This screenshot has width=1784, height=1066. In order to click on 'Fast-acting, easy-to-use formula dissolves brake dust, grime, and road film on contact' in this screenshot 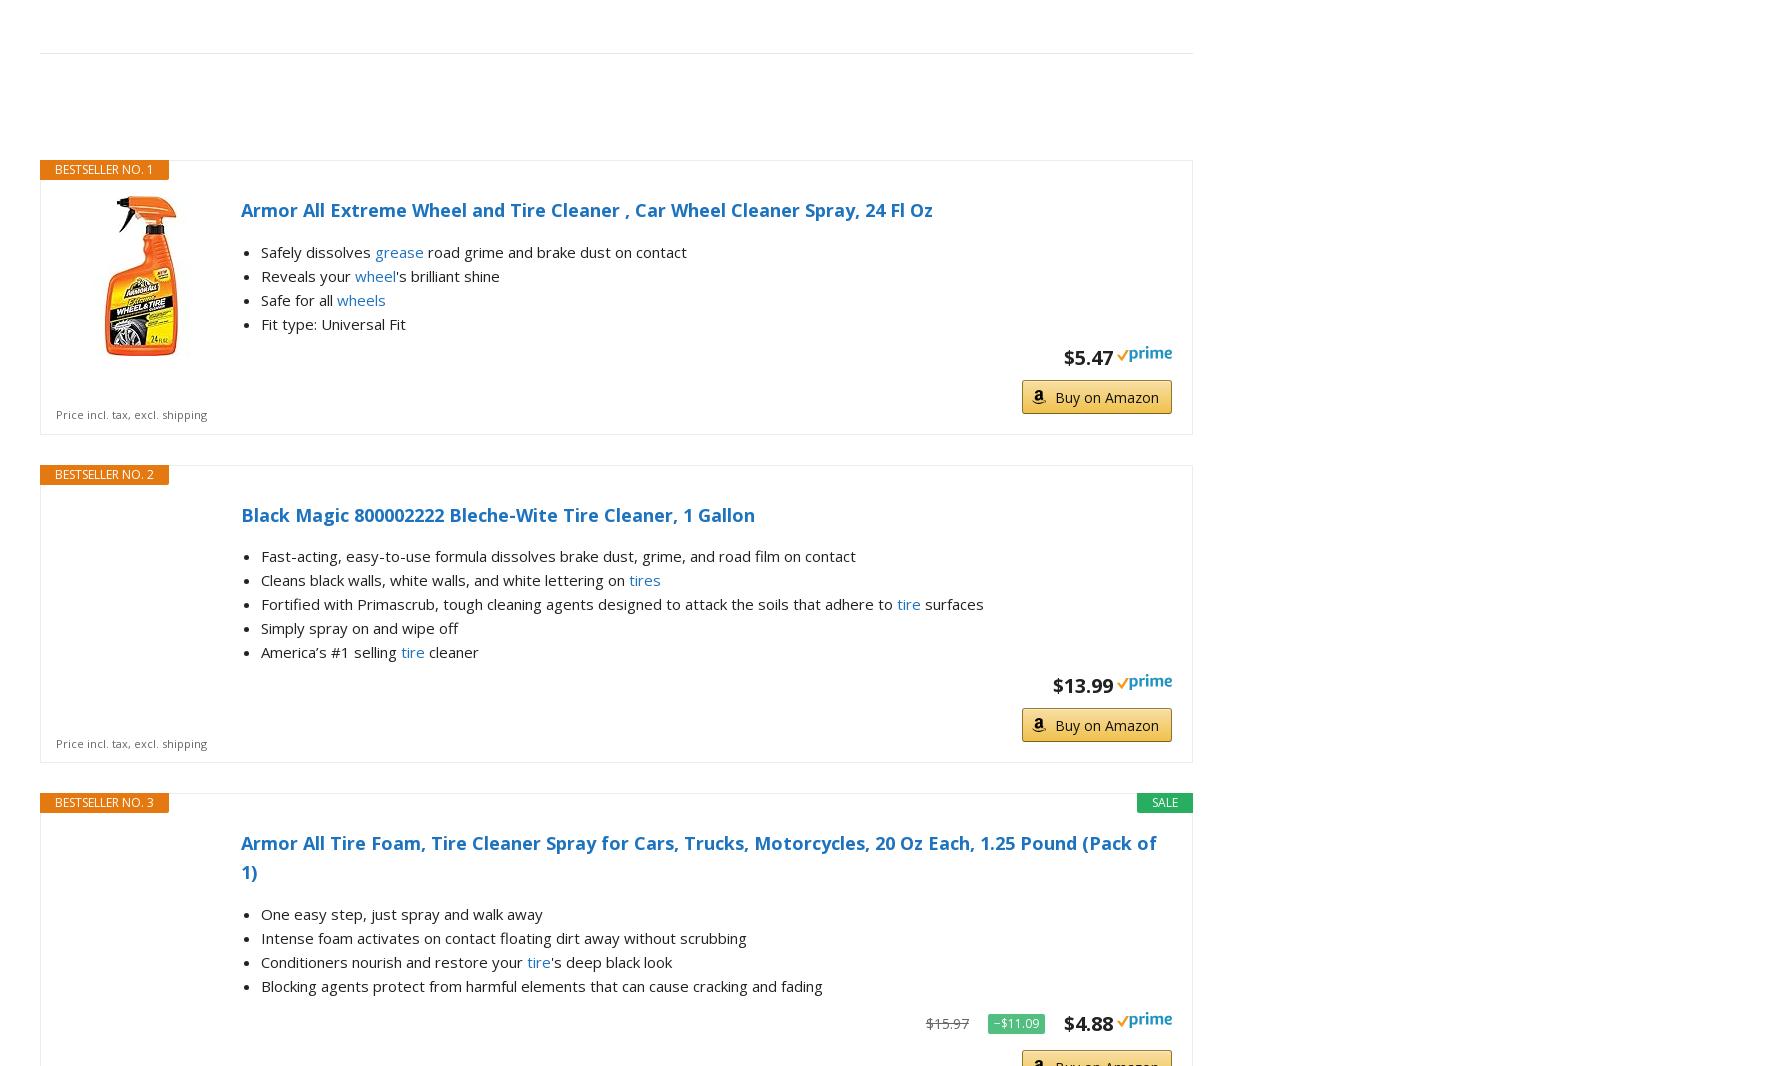, I will do `click(558, 555)`.